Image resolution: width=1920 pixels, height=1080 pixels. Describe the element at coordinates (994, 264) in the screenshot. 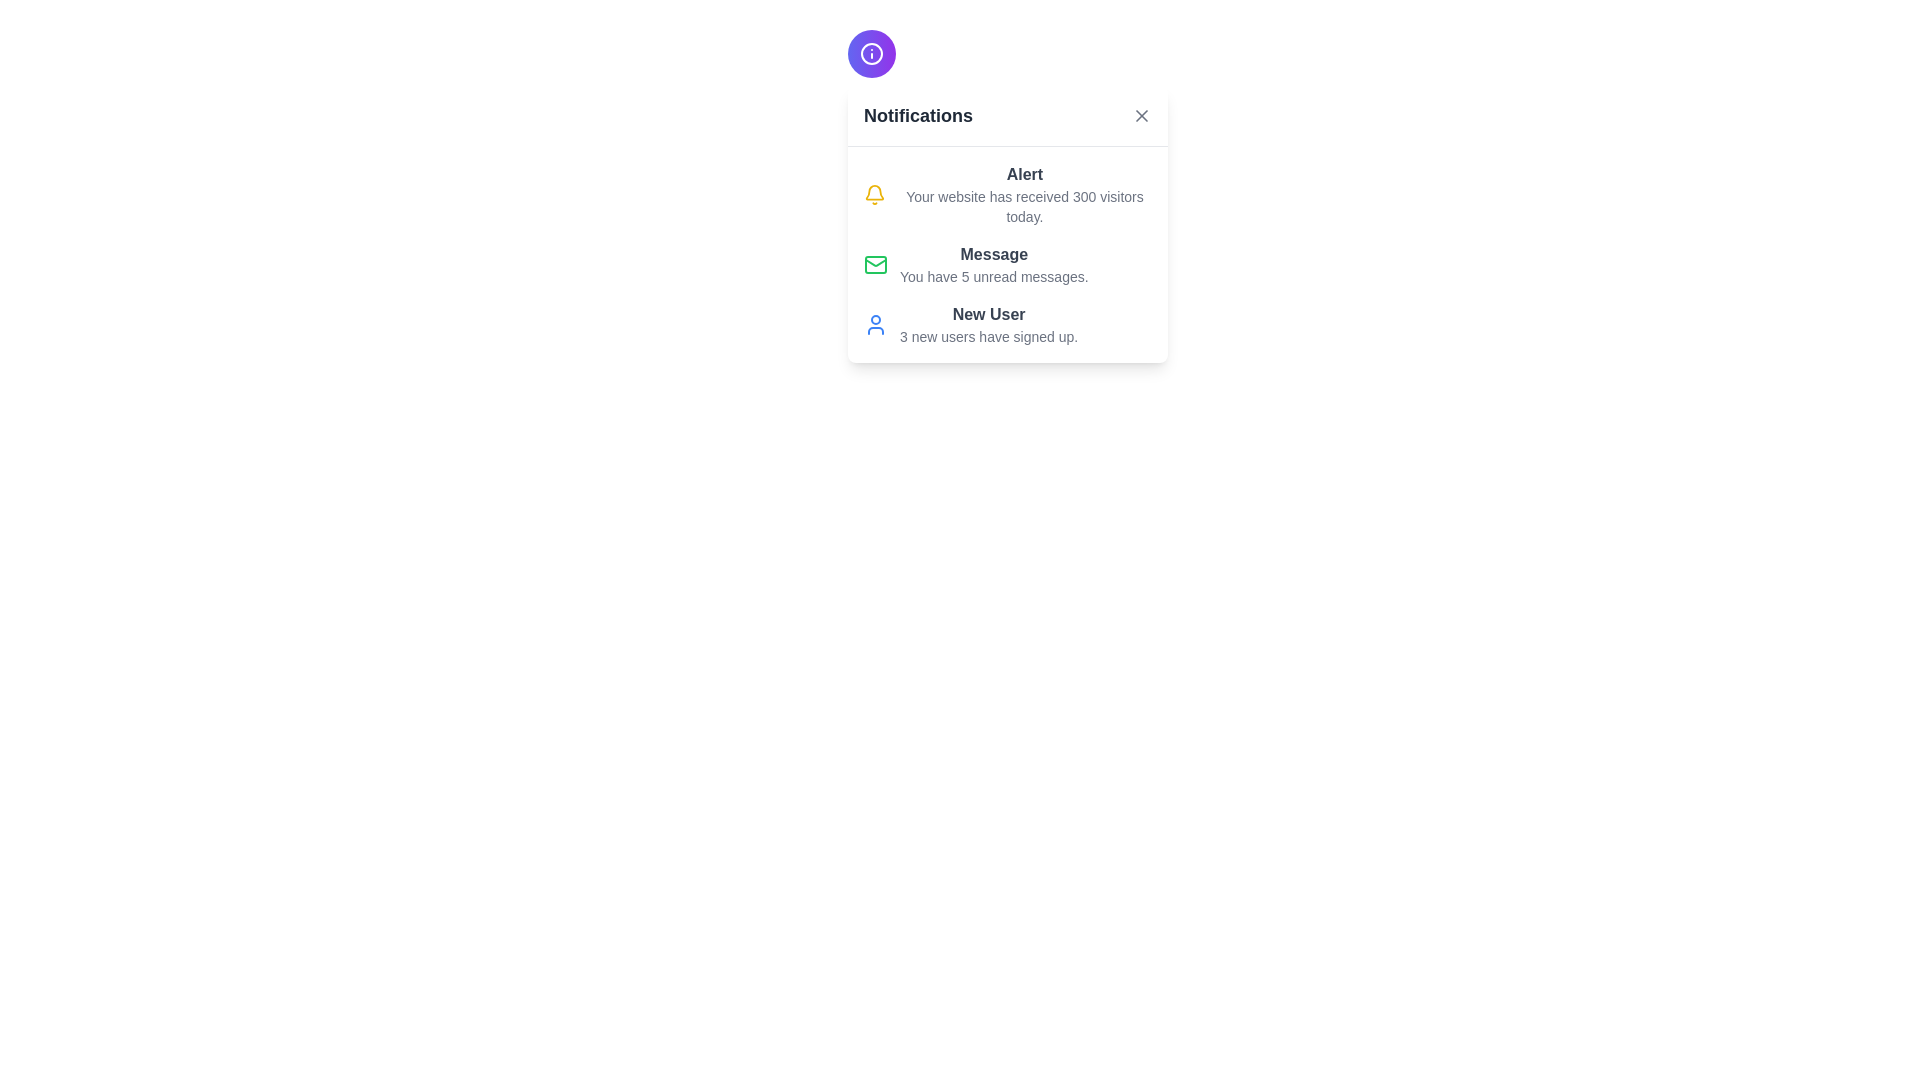

I see `the notification summary message text block that displays the count of unread messages, which is the second item in a list of notifications` at that location.